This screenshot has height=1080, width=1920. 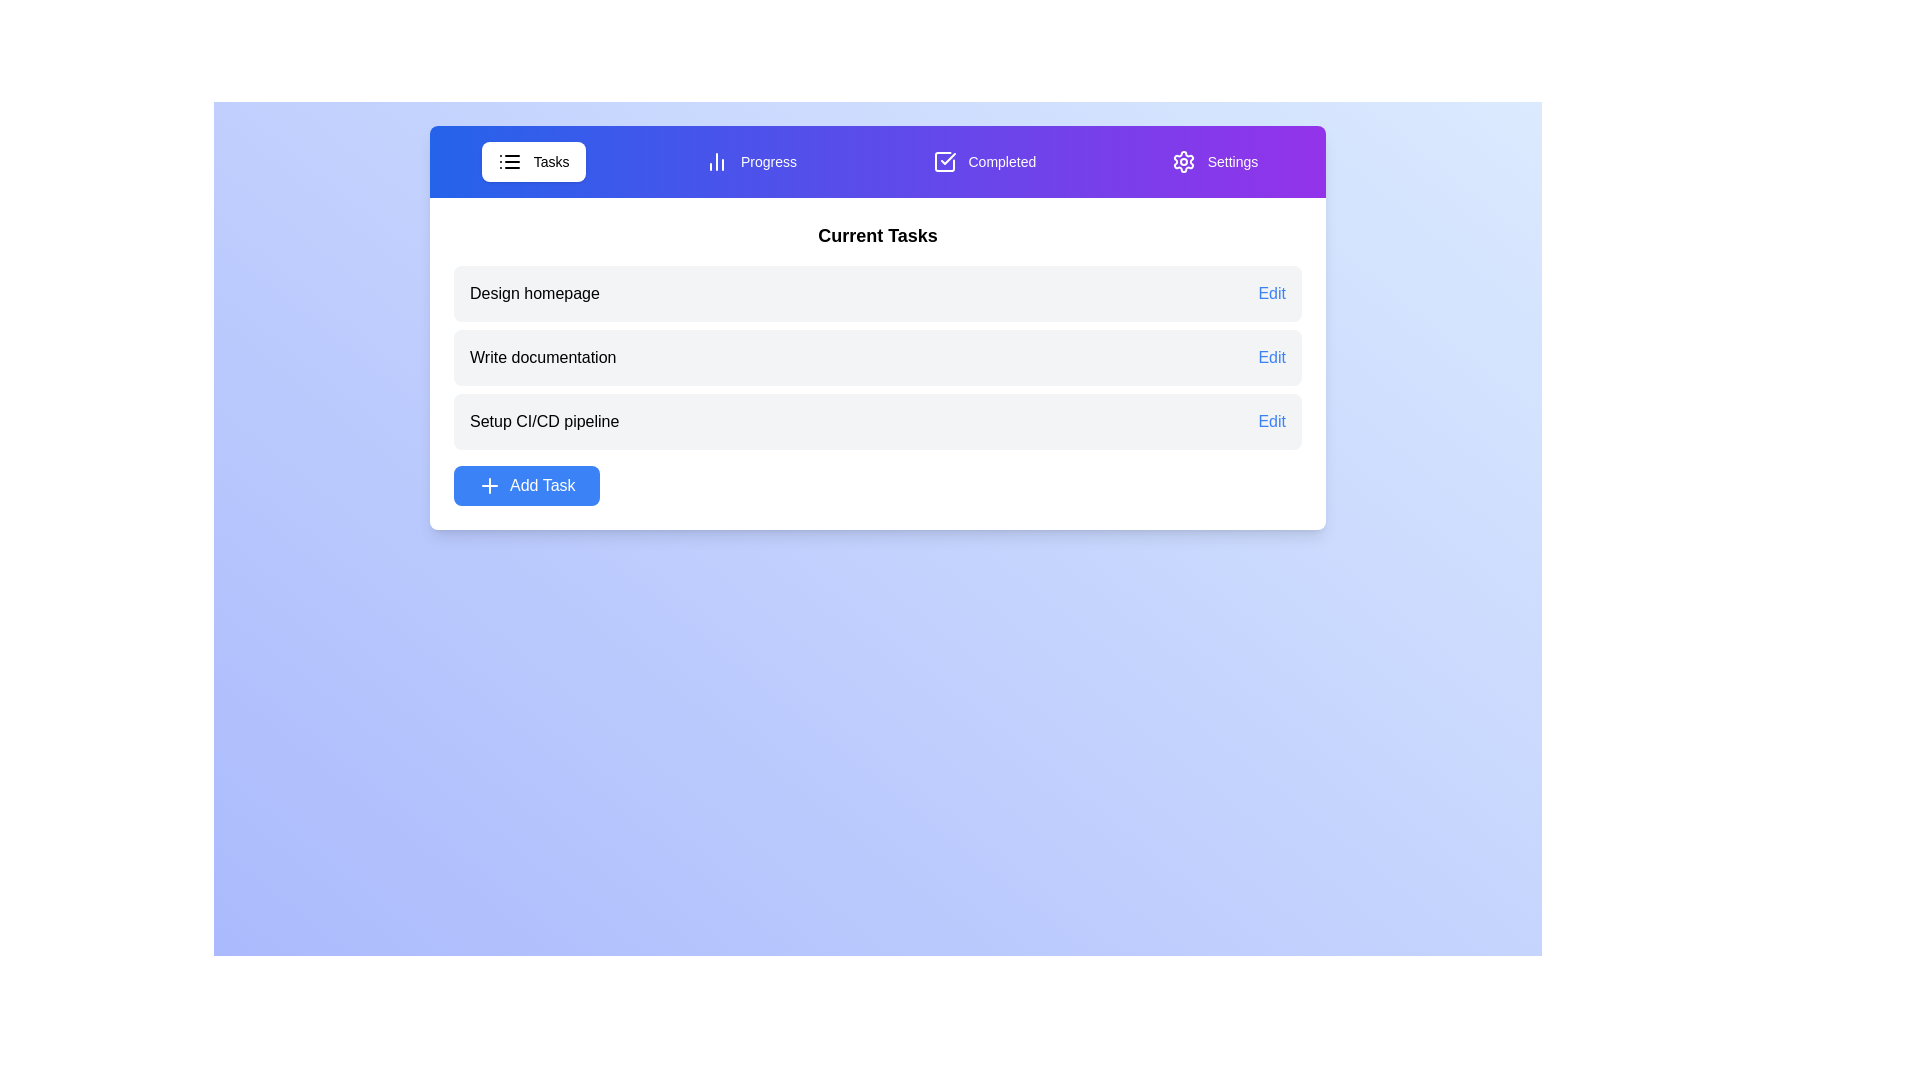 What do you see at coordinates (878, 357) in the screenshot?
I see `the task list item for 'Write documentation'` at bounding box center [878, 357].